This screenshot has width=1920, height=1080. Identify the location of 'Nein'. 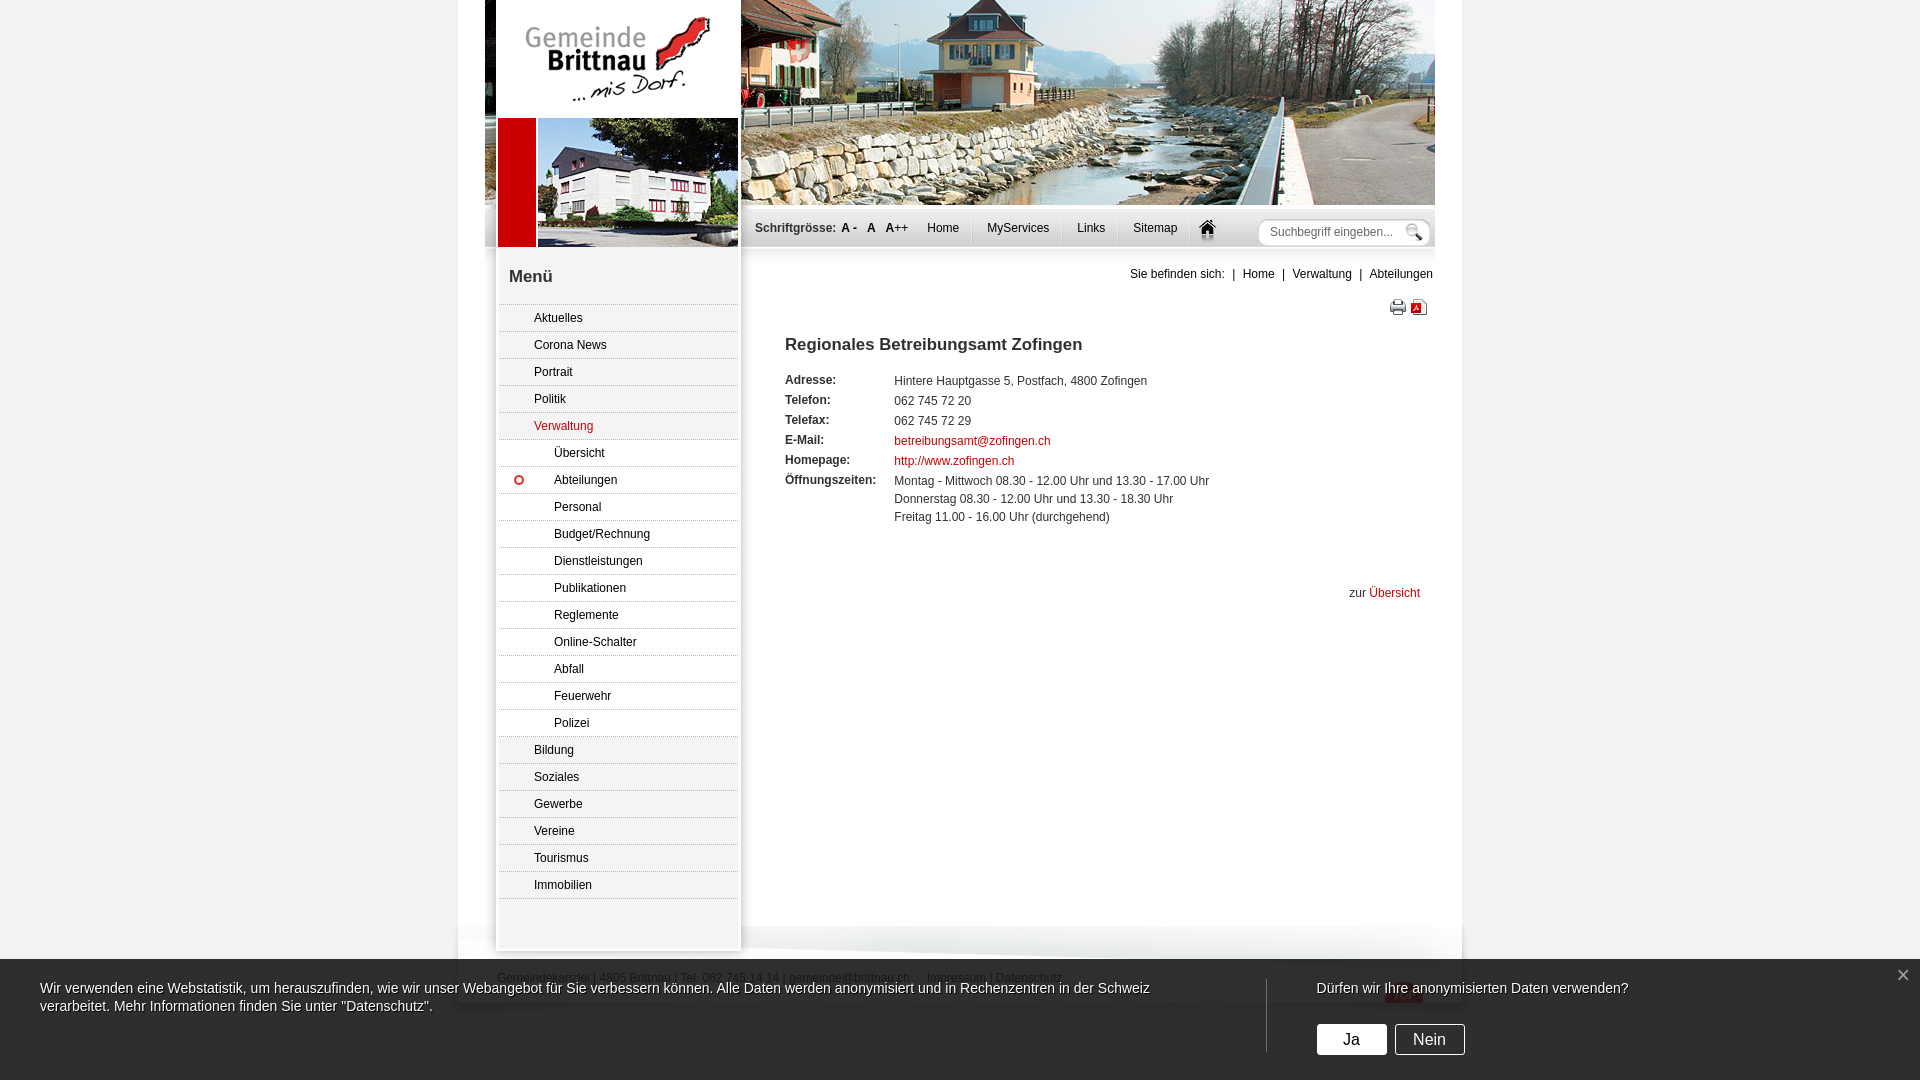
(1429, 1038).